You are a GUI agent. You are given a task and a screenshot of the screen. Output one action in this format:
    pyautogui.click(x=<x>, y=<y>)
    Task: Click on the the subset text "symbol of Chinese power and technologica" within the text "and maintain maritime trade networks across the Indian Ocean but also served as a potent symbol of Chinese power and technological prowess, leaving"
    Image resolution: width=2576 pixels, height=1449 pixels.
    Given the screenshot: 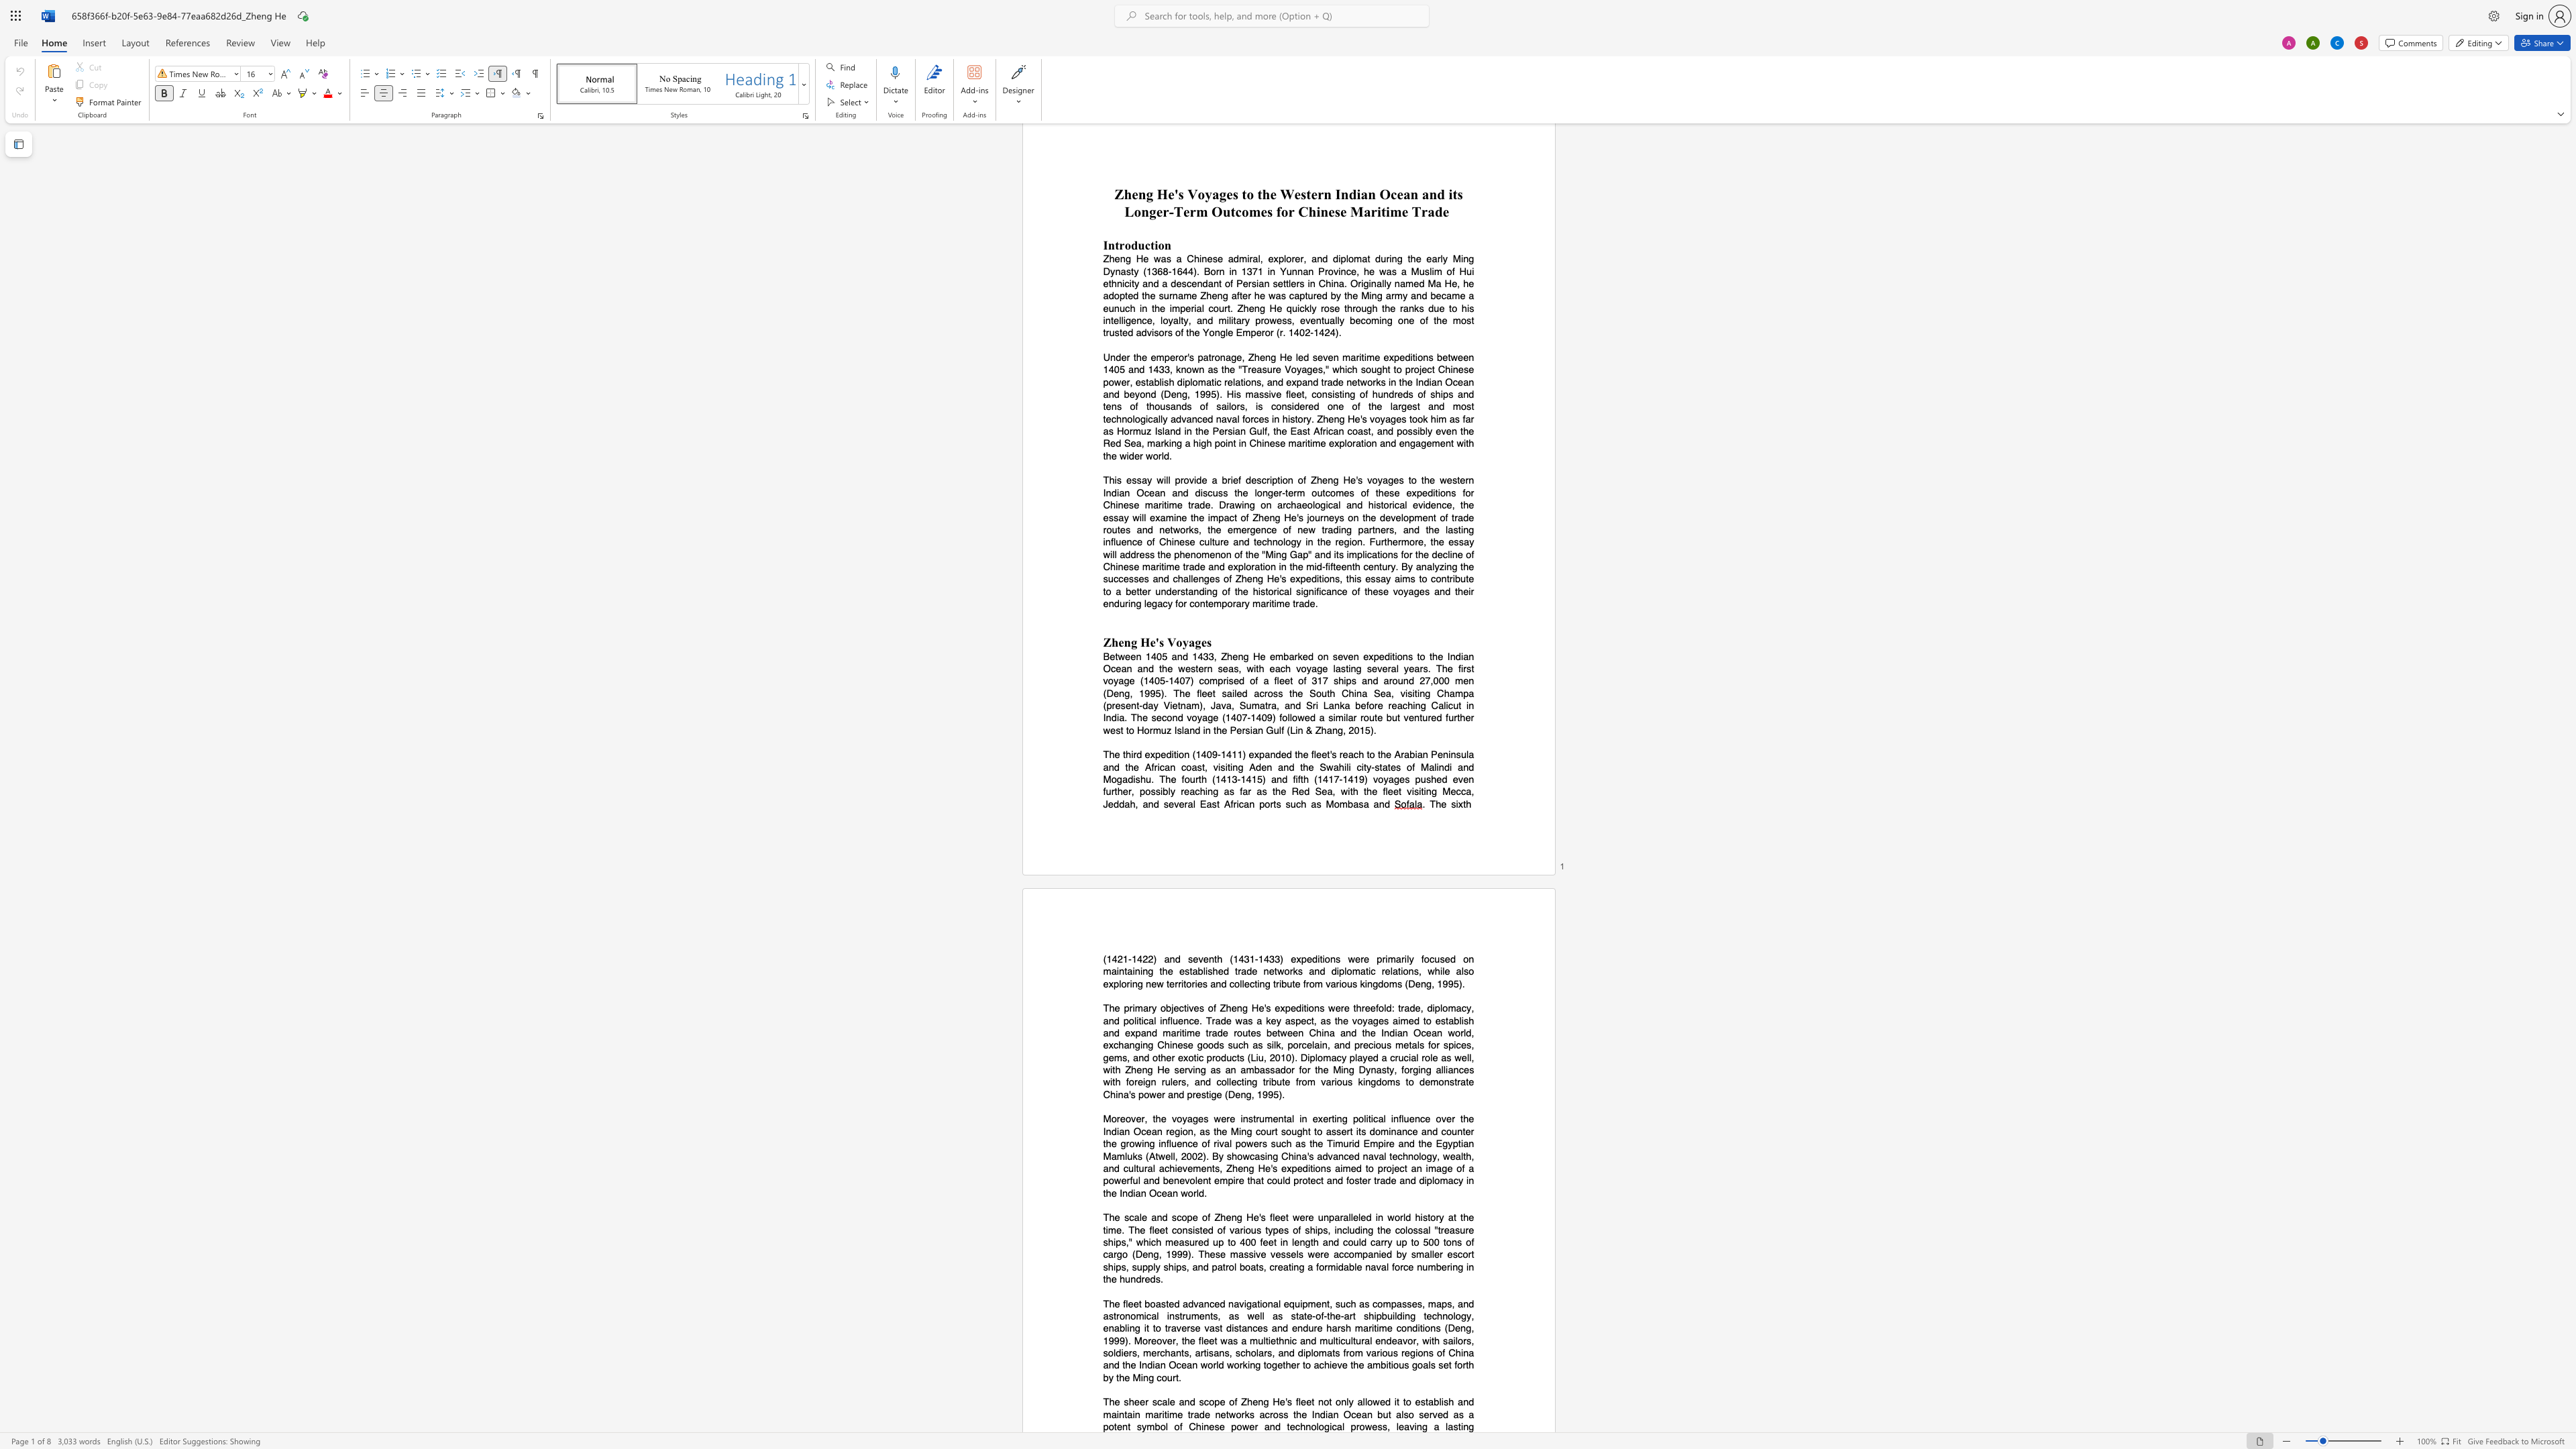 What is the action you would take?
    pyautogui.click(x=1136, y=1426)
    